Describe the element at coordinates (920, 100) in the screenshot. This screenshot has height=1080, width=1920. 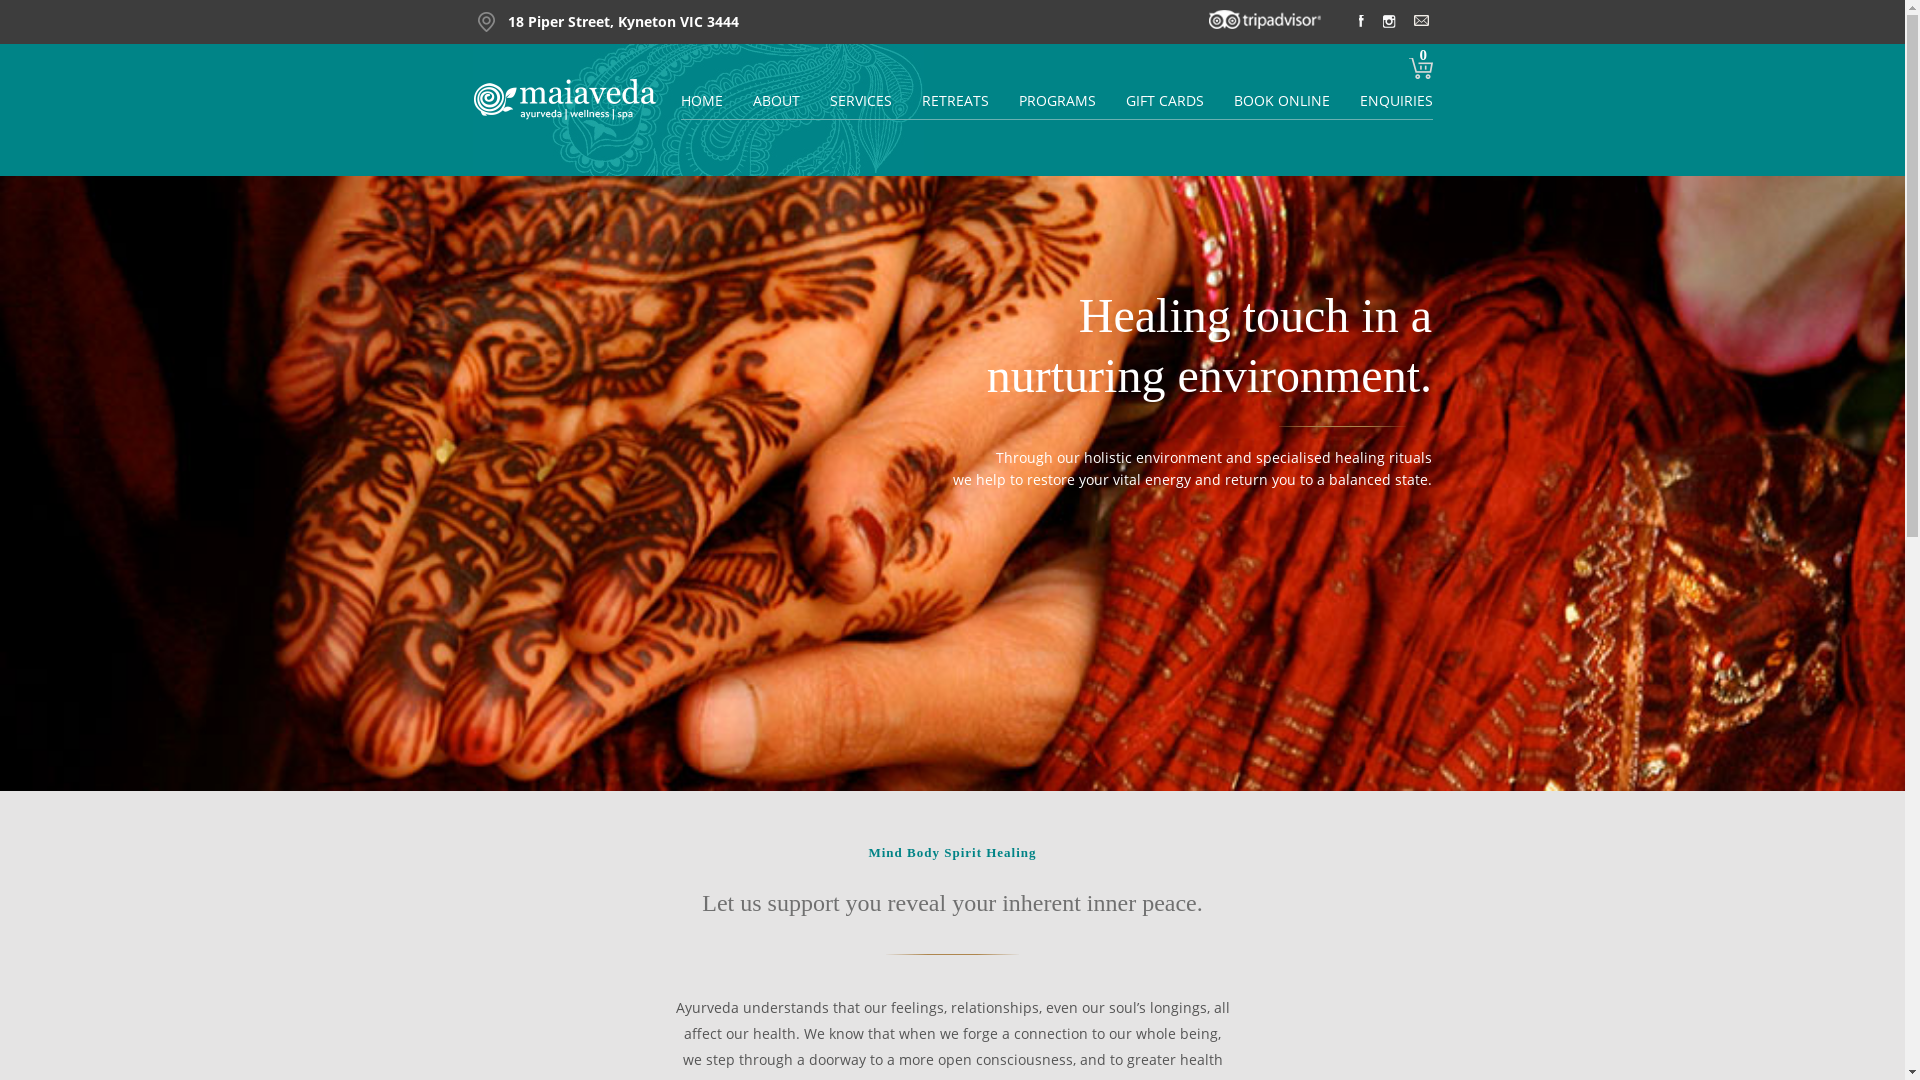
I see `'RETREATS'` at that location.